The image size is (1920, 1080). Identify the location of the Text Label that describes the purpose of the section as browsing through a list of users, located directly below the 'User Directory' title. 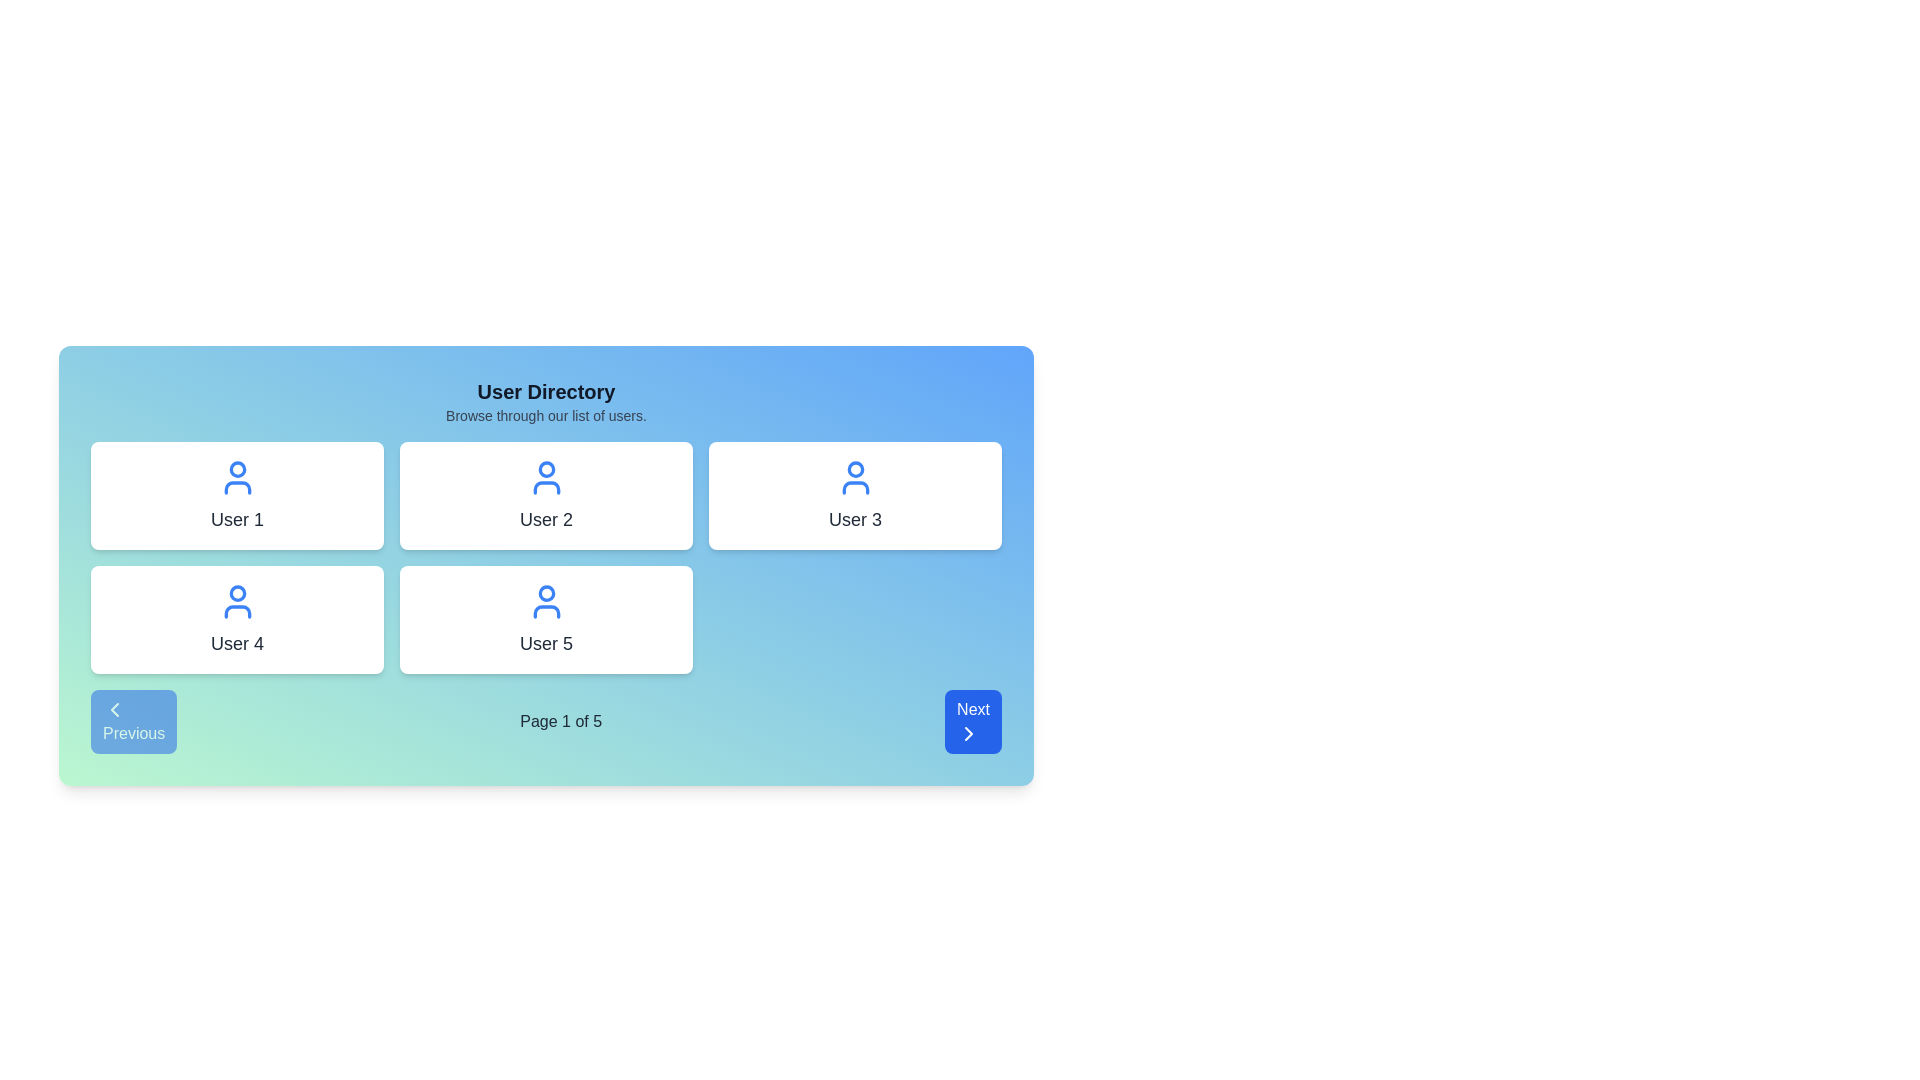
(546, 415).